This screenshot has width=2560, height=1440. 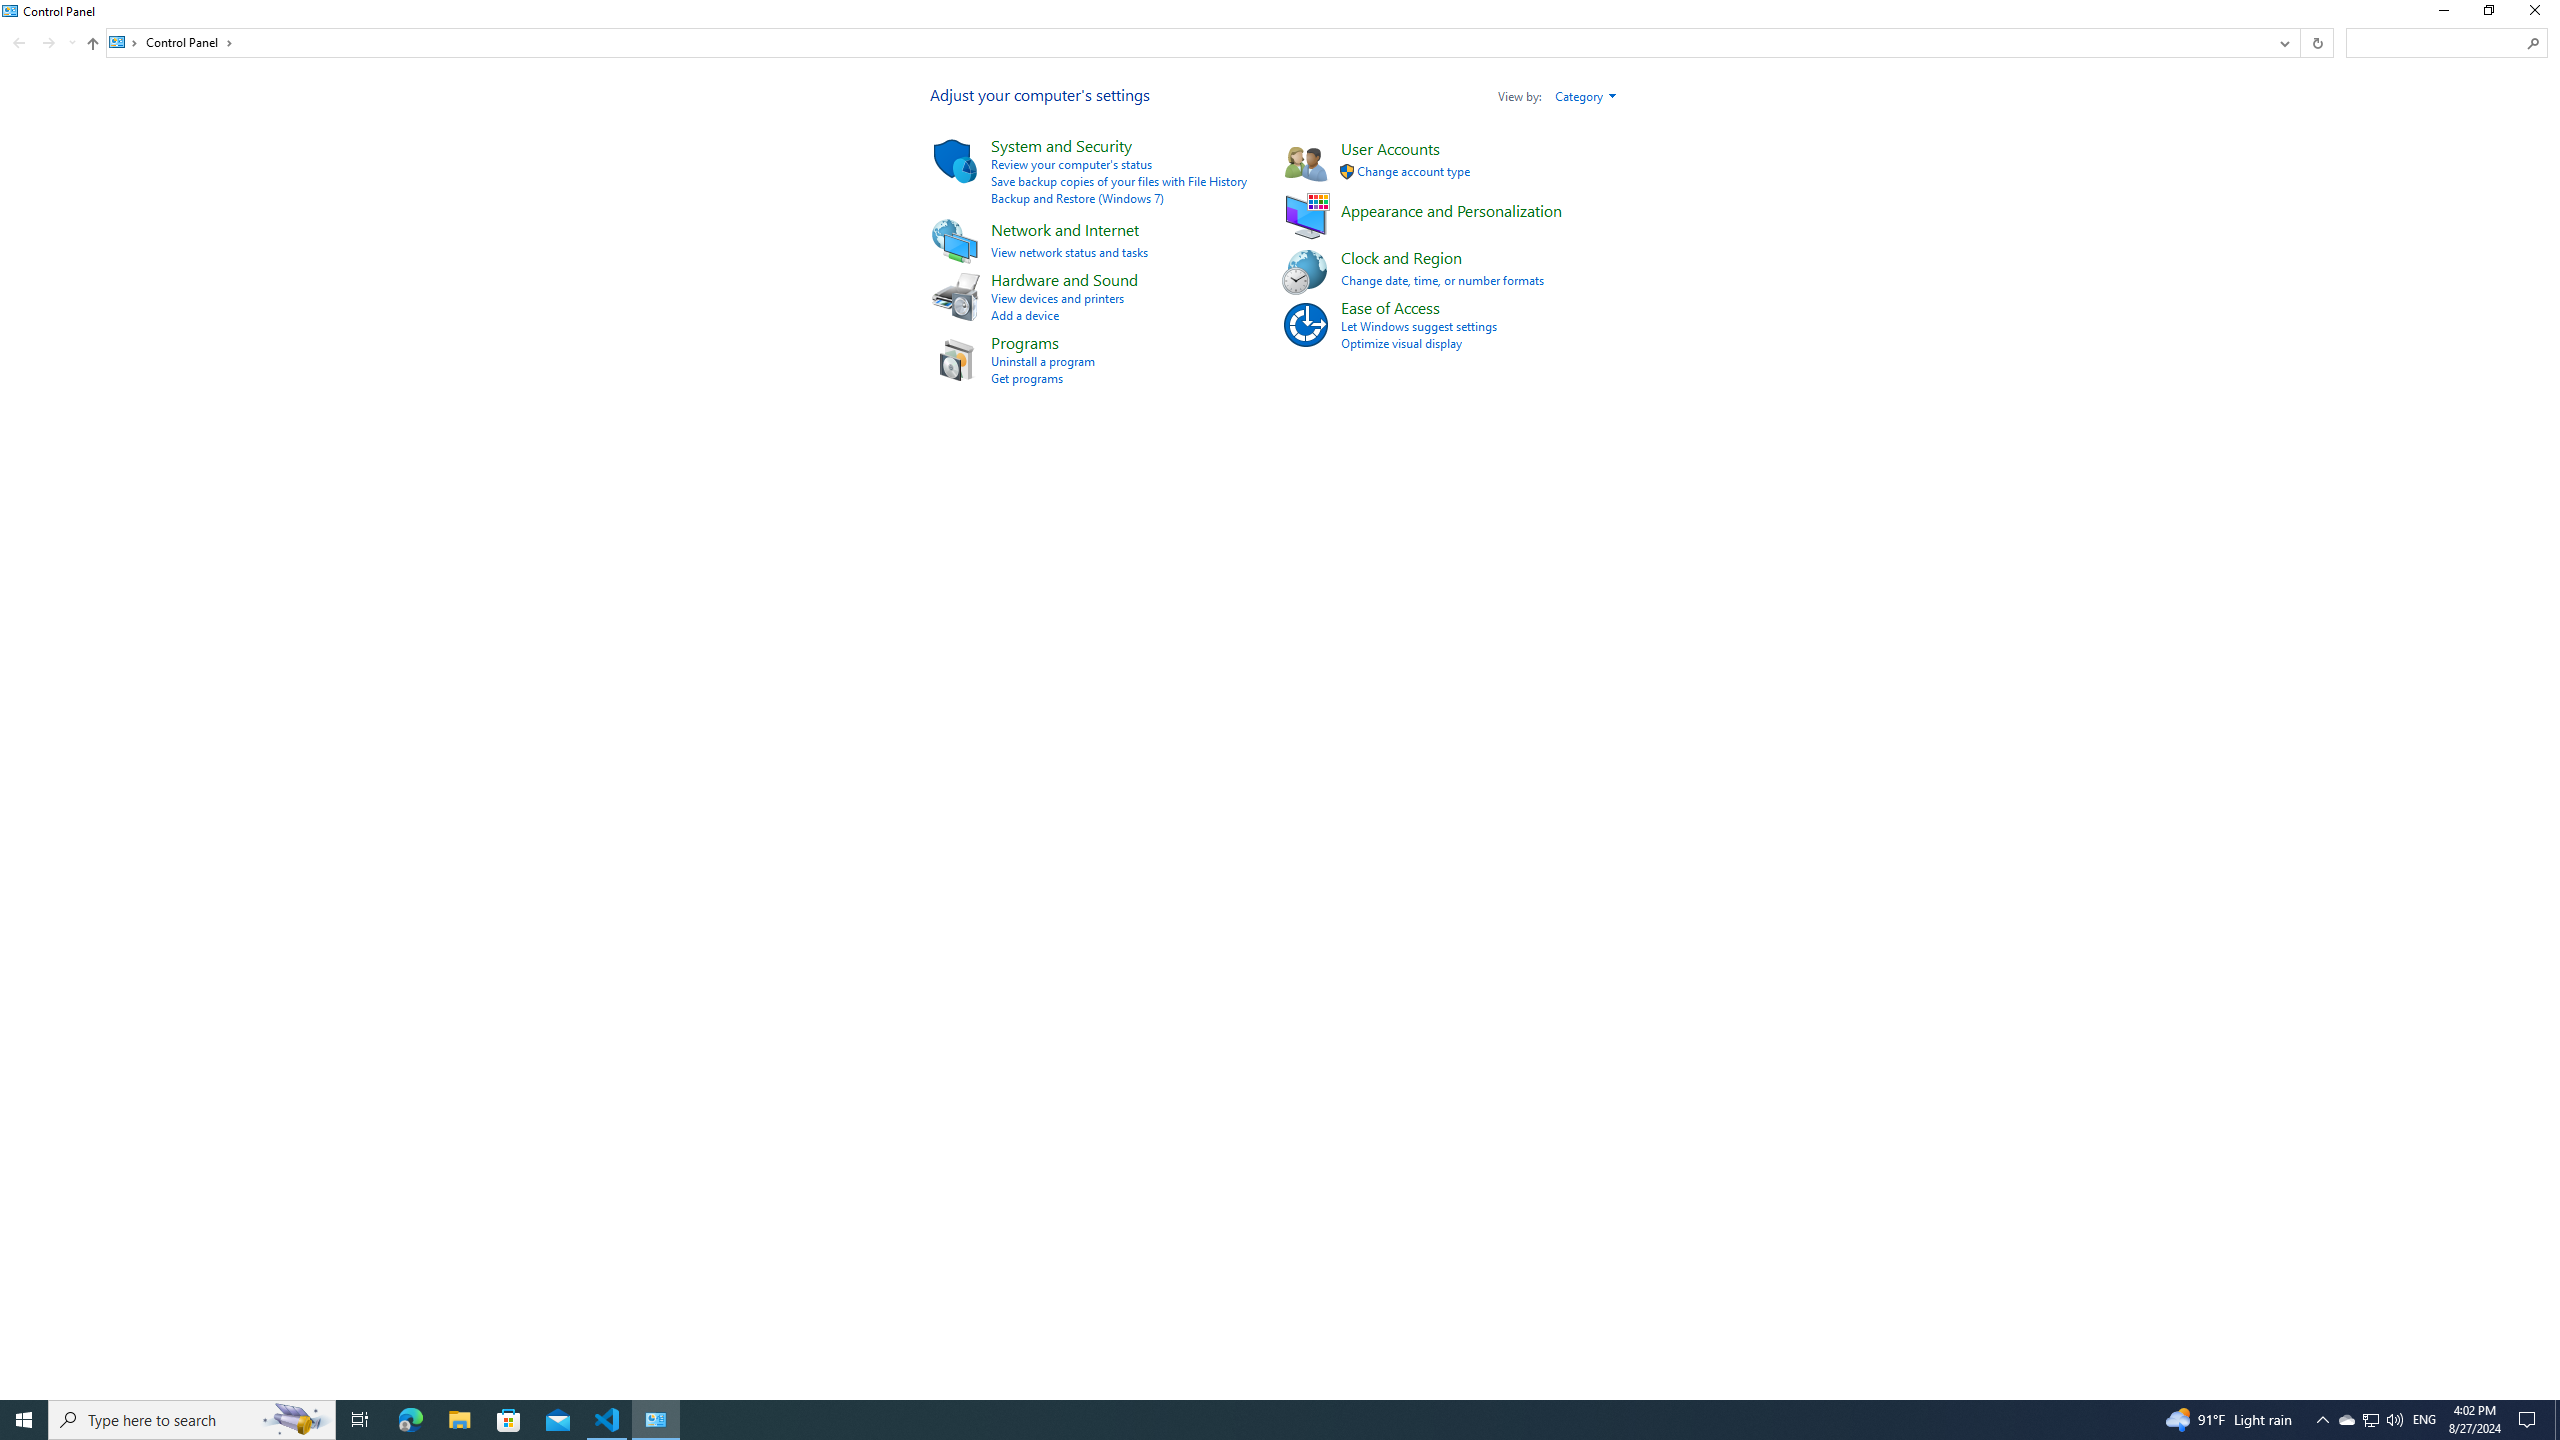 I want to click on 'Backup and Restore (Windows 7)', so click(x=1076, y=198).